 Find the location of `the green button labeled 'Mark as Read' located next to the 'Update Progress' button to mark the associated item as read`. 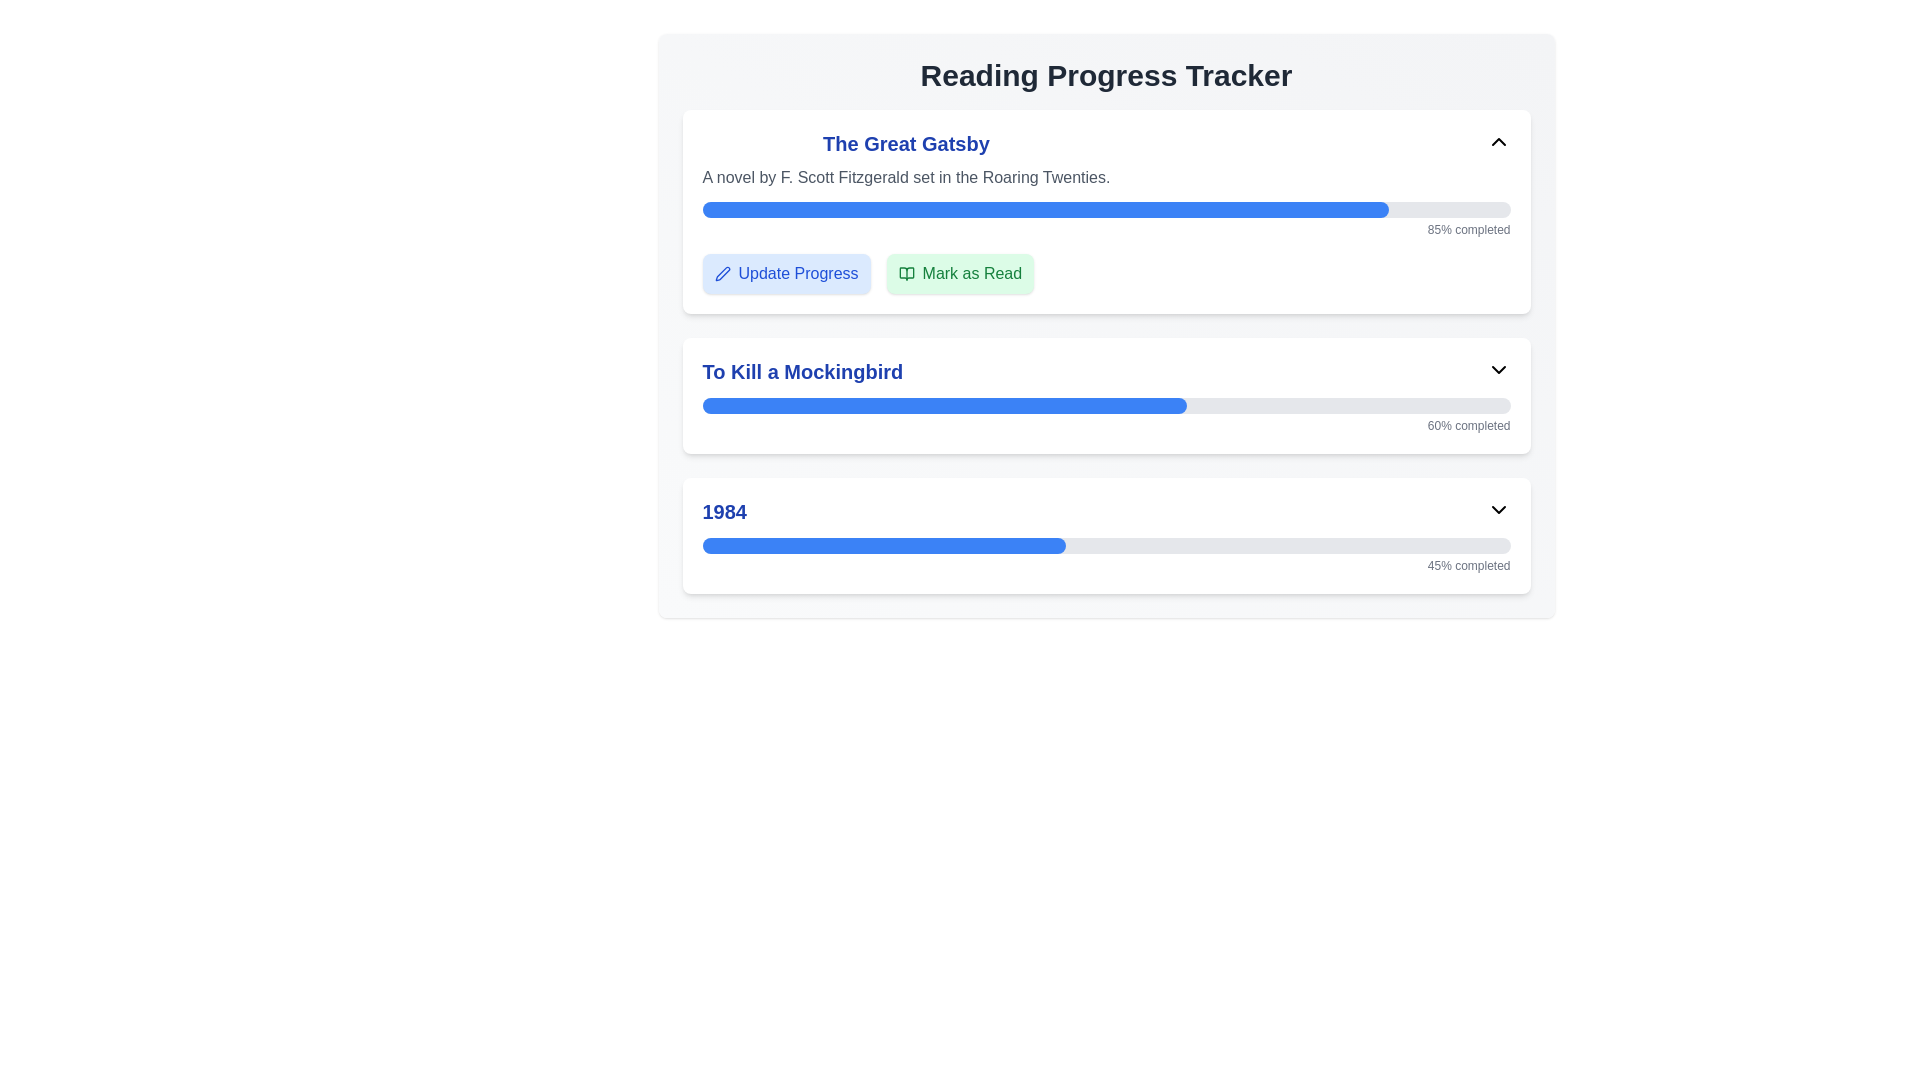

the green button labeled 'Mark as Read' located next to the 'Update Progress' button to mark the associated item as read is located at coordinates (960, 273).